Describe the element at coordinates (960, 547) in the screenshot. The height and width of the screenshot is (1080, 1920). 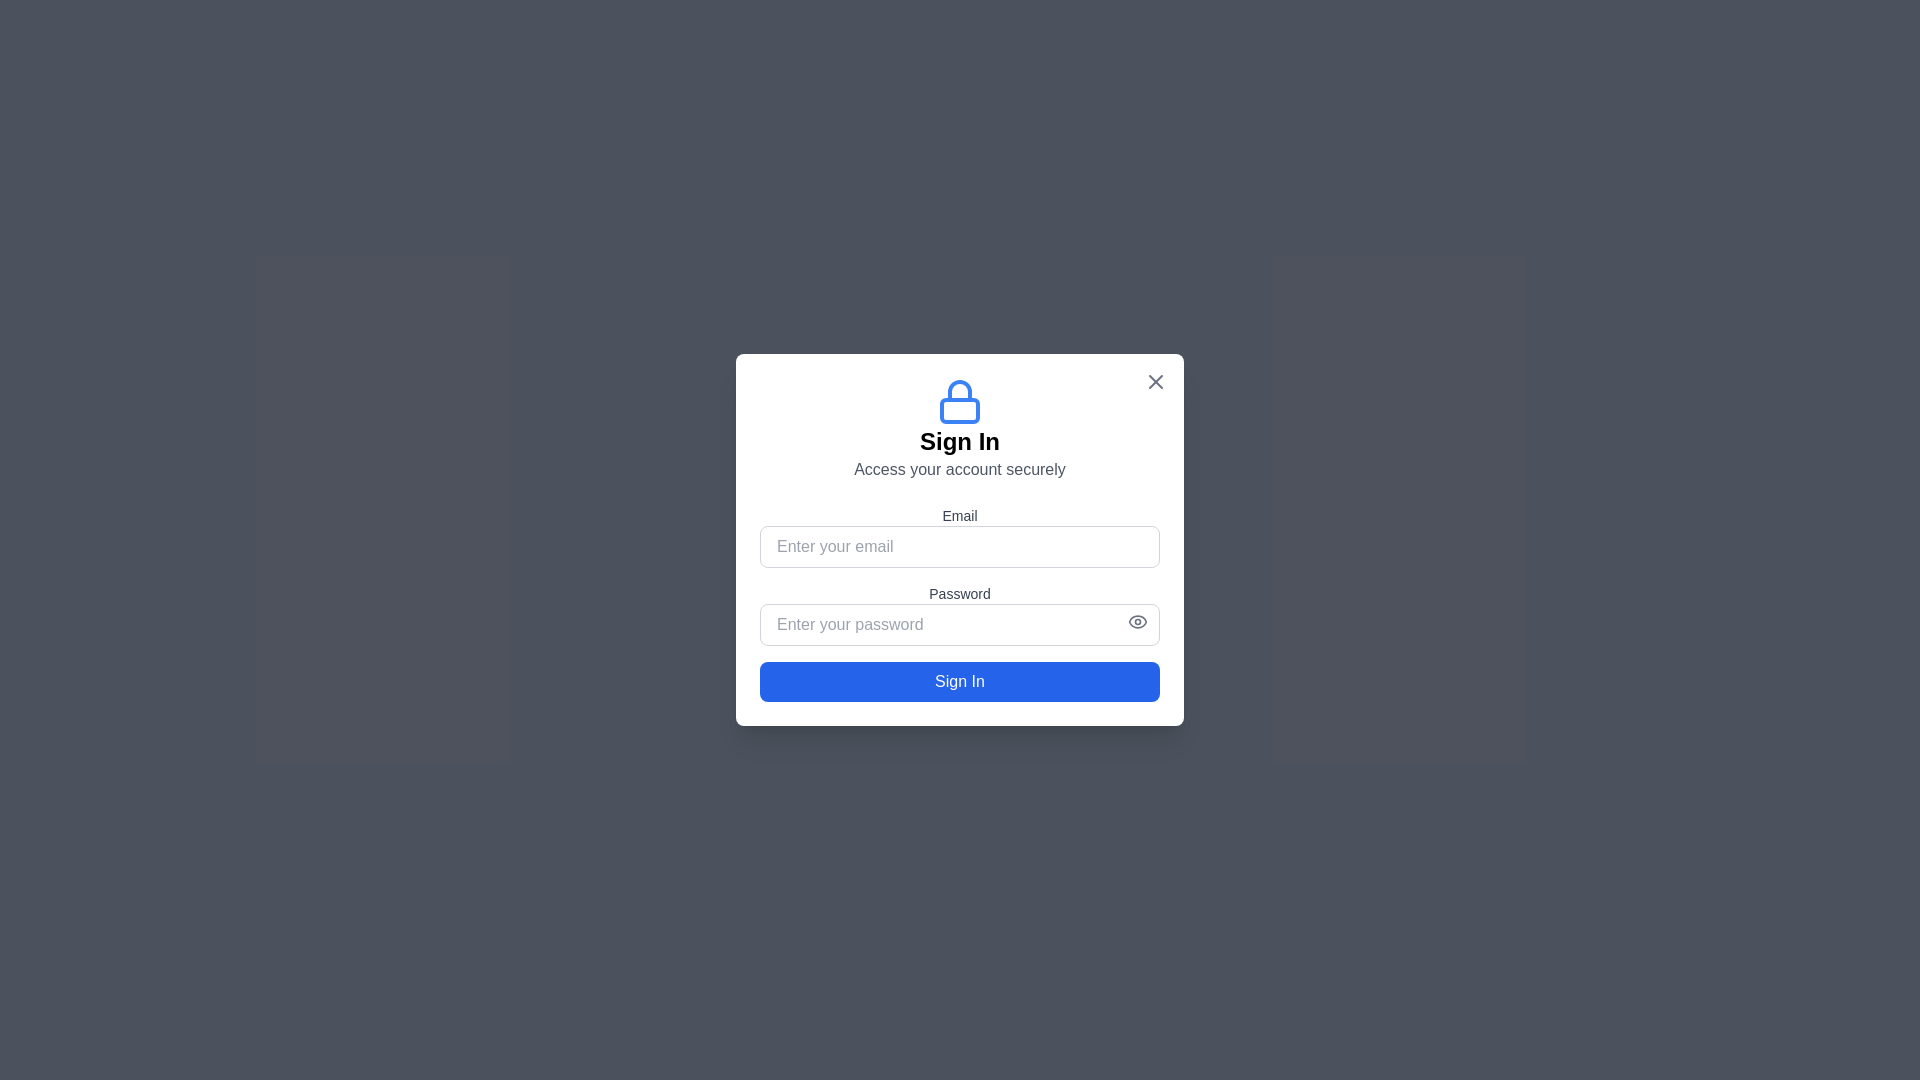
I see `the email input field and type 'user@example.com'` at that location.